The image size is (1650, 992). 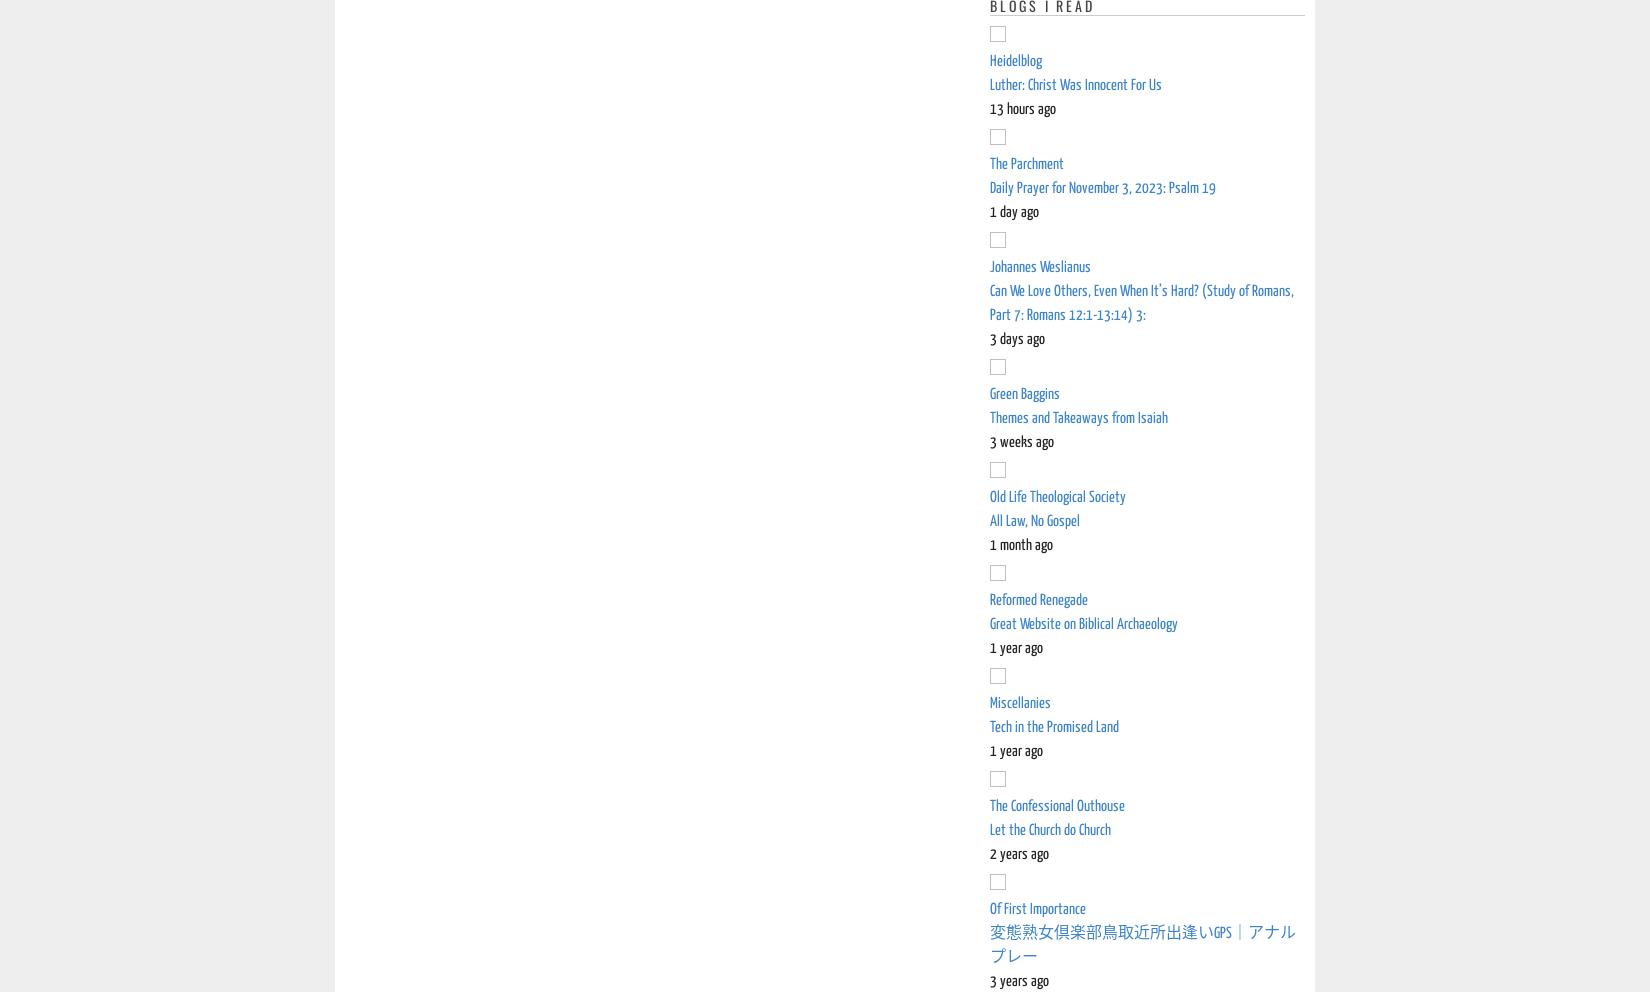 I want to click on 'Old Life Theological Society', so click(x=1057, y=496).